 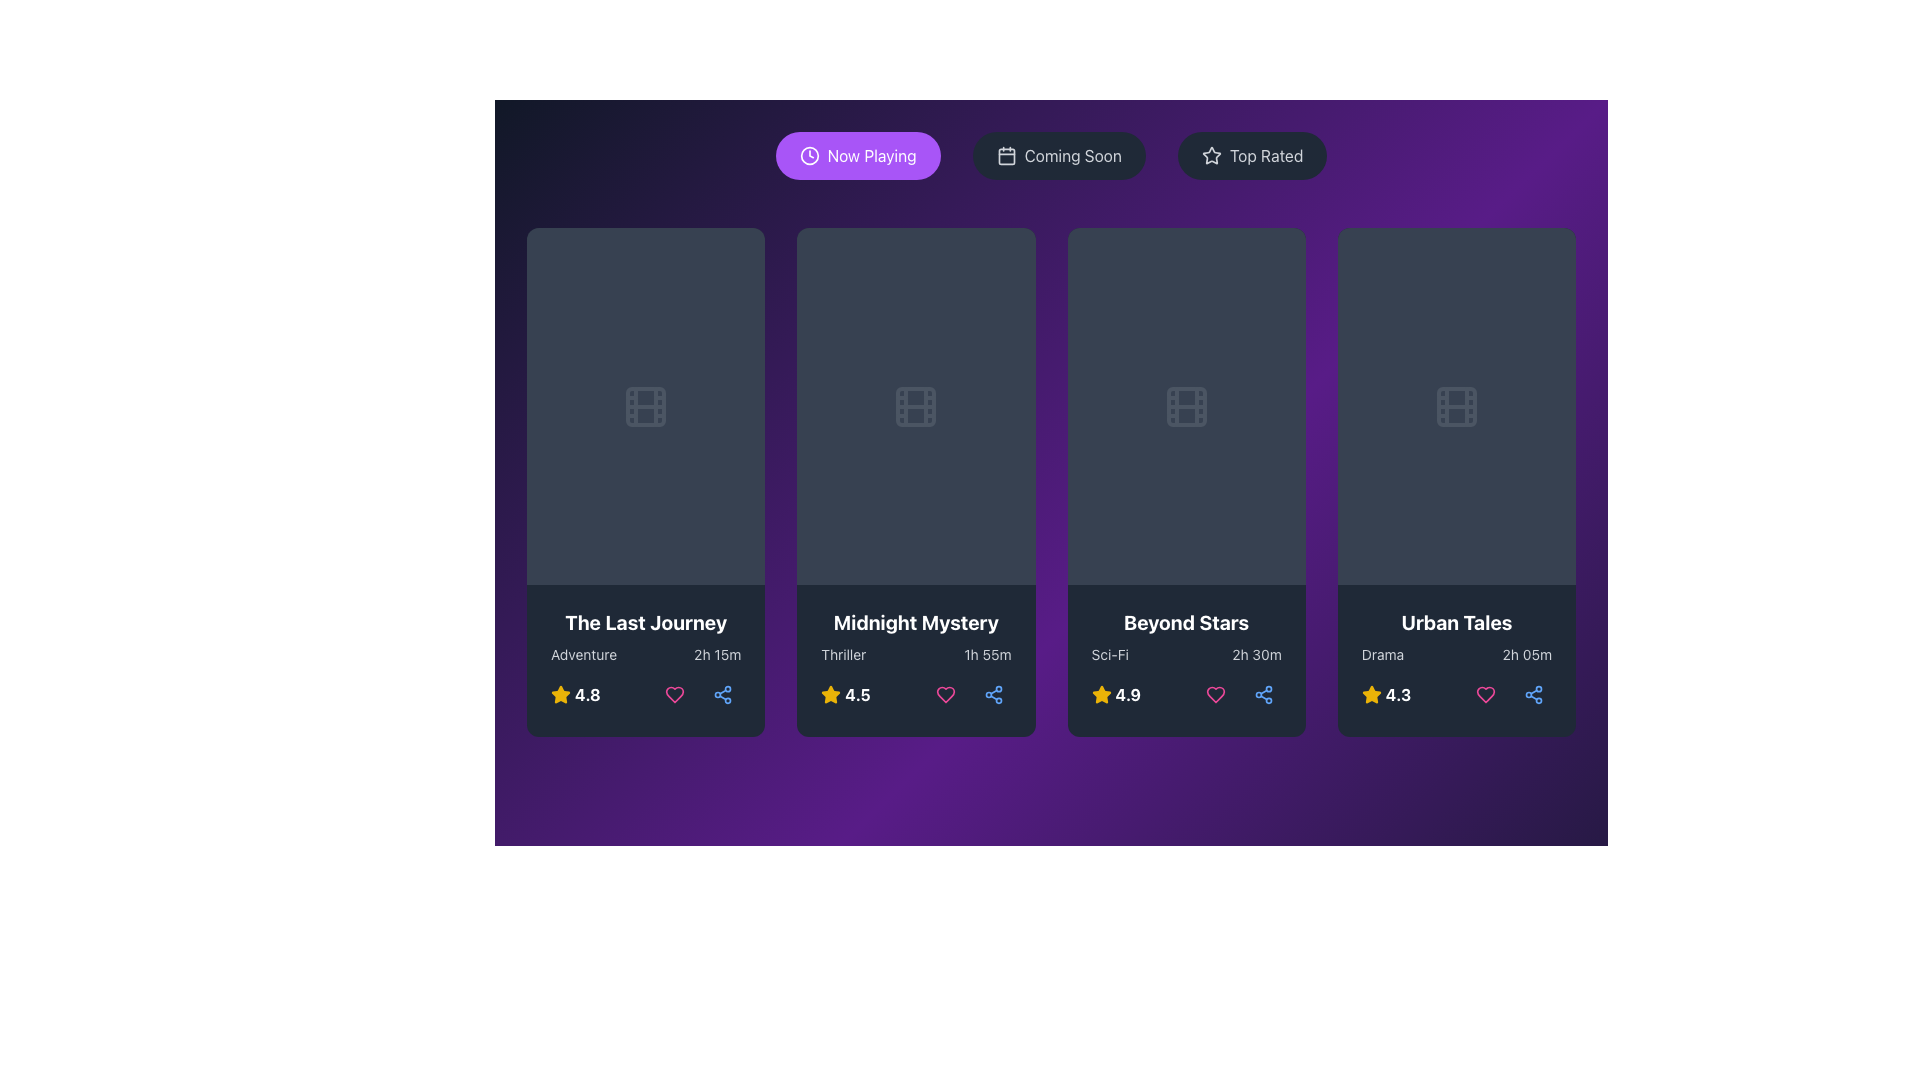 I want to click on the thumbnail element representing the movie 'The Last Journey', so click(x=646, y=405).